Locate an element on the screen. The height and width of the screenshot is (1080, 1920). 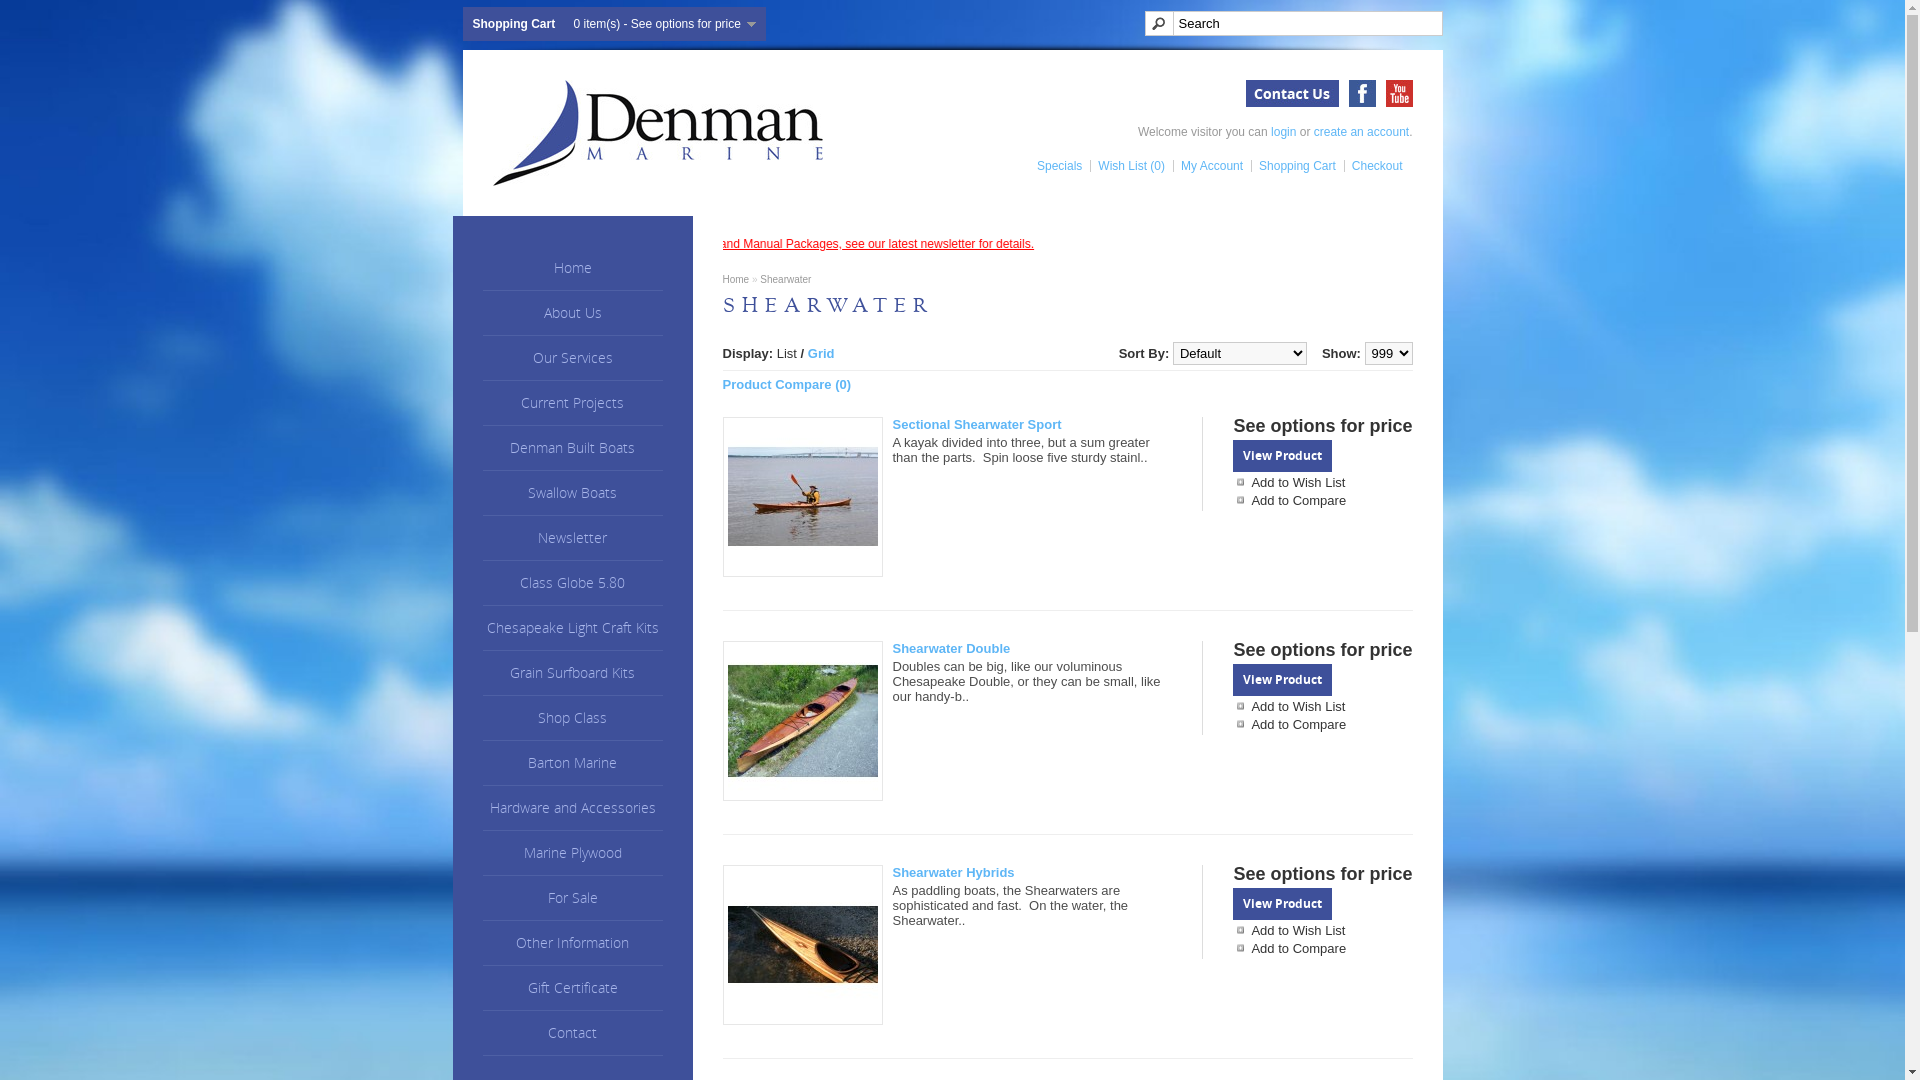
'View Product' is located at coordinates (1282, 455).